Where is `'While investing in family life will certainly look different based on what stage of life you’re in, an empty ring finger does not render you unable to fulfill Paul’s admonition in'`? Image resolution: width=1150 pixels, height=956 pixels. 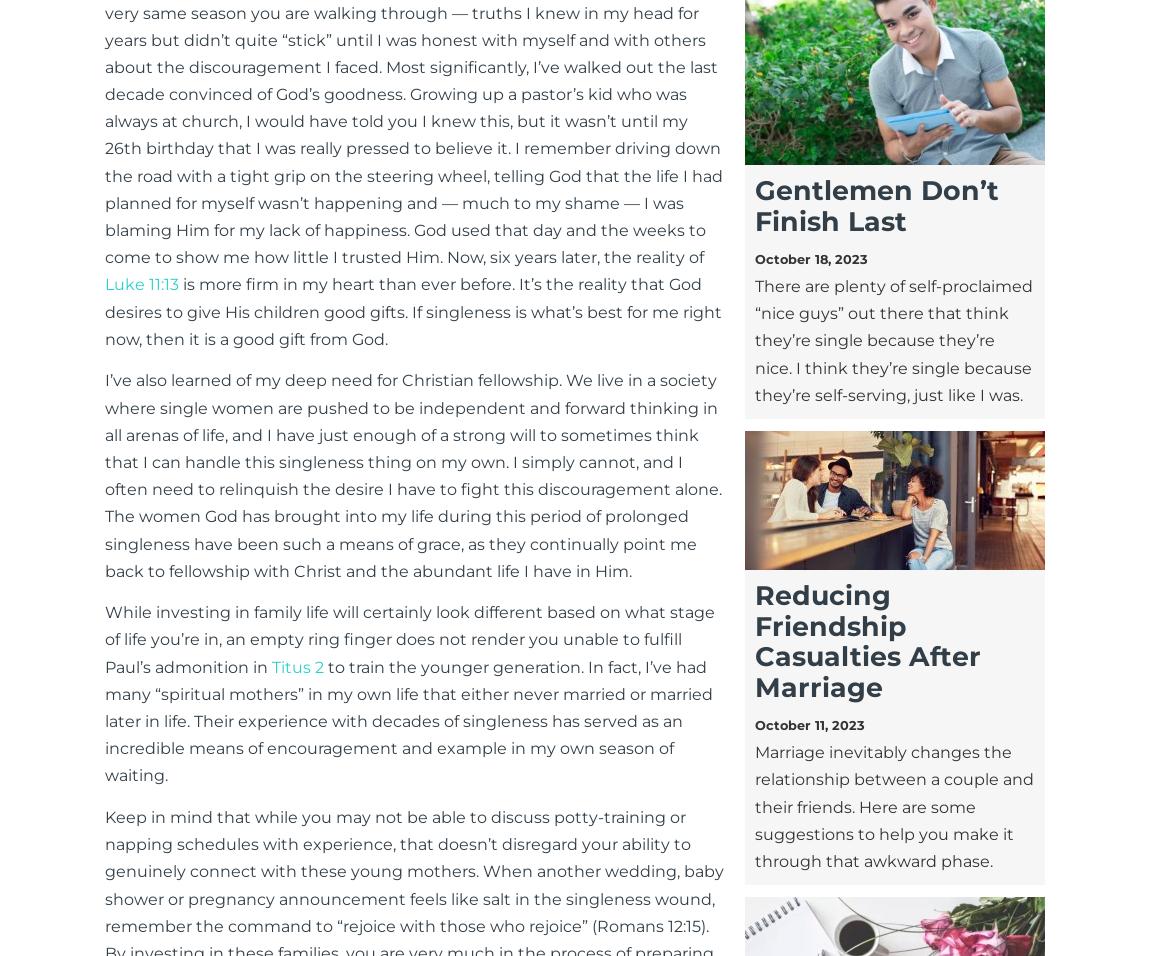
'While investing in family life will certainly look different based on what stage of life you’re in, an empty ring finger does not render you unable to fulfill Paul’s admonition in' is located at coordinates (409, 639).